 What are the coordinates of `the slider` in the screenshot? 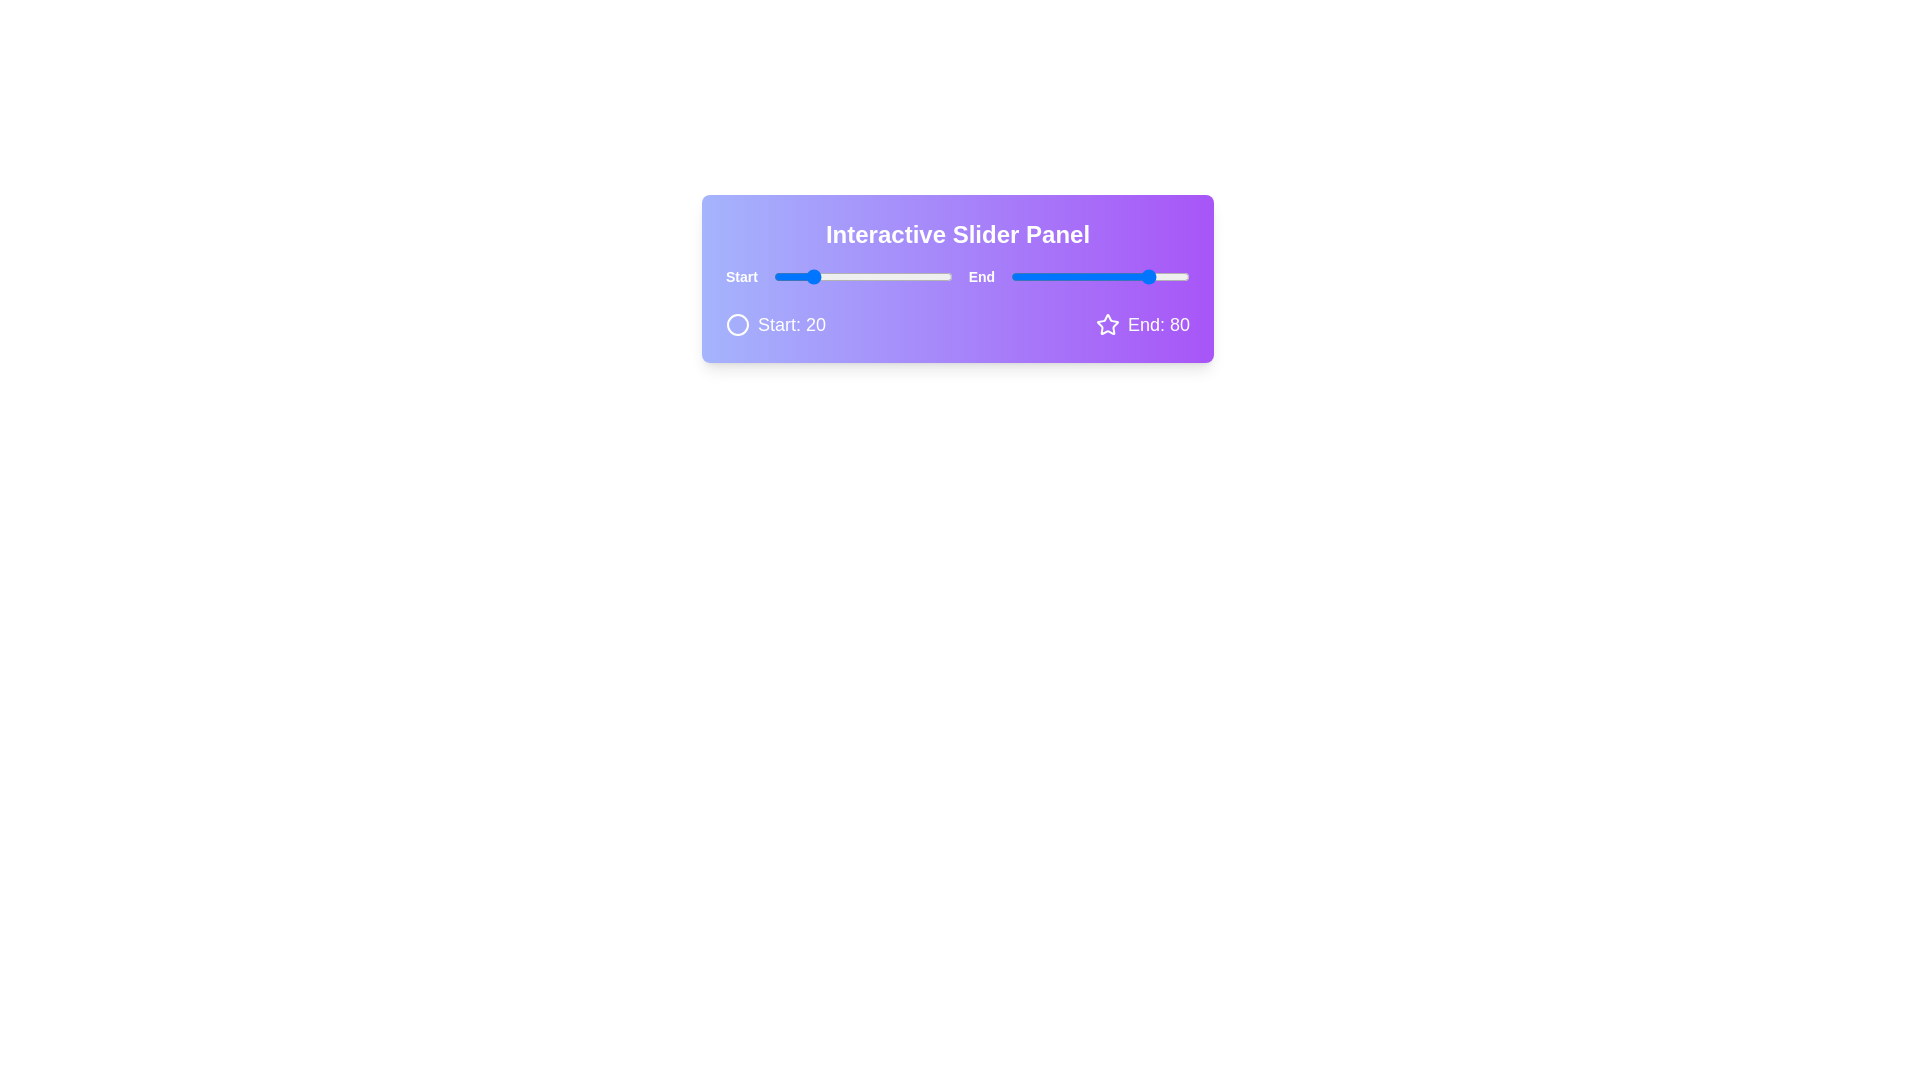 It's located at (1116, 277).